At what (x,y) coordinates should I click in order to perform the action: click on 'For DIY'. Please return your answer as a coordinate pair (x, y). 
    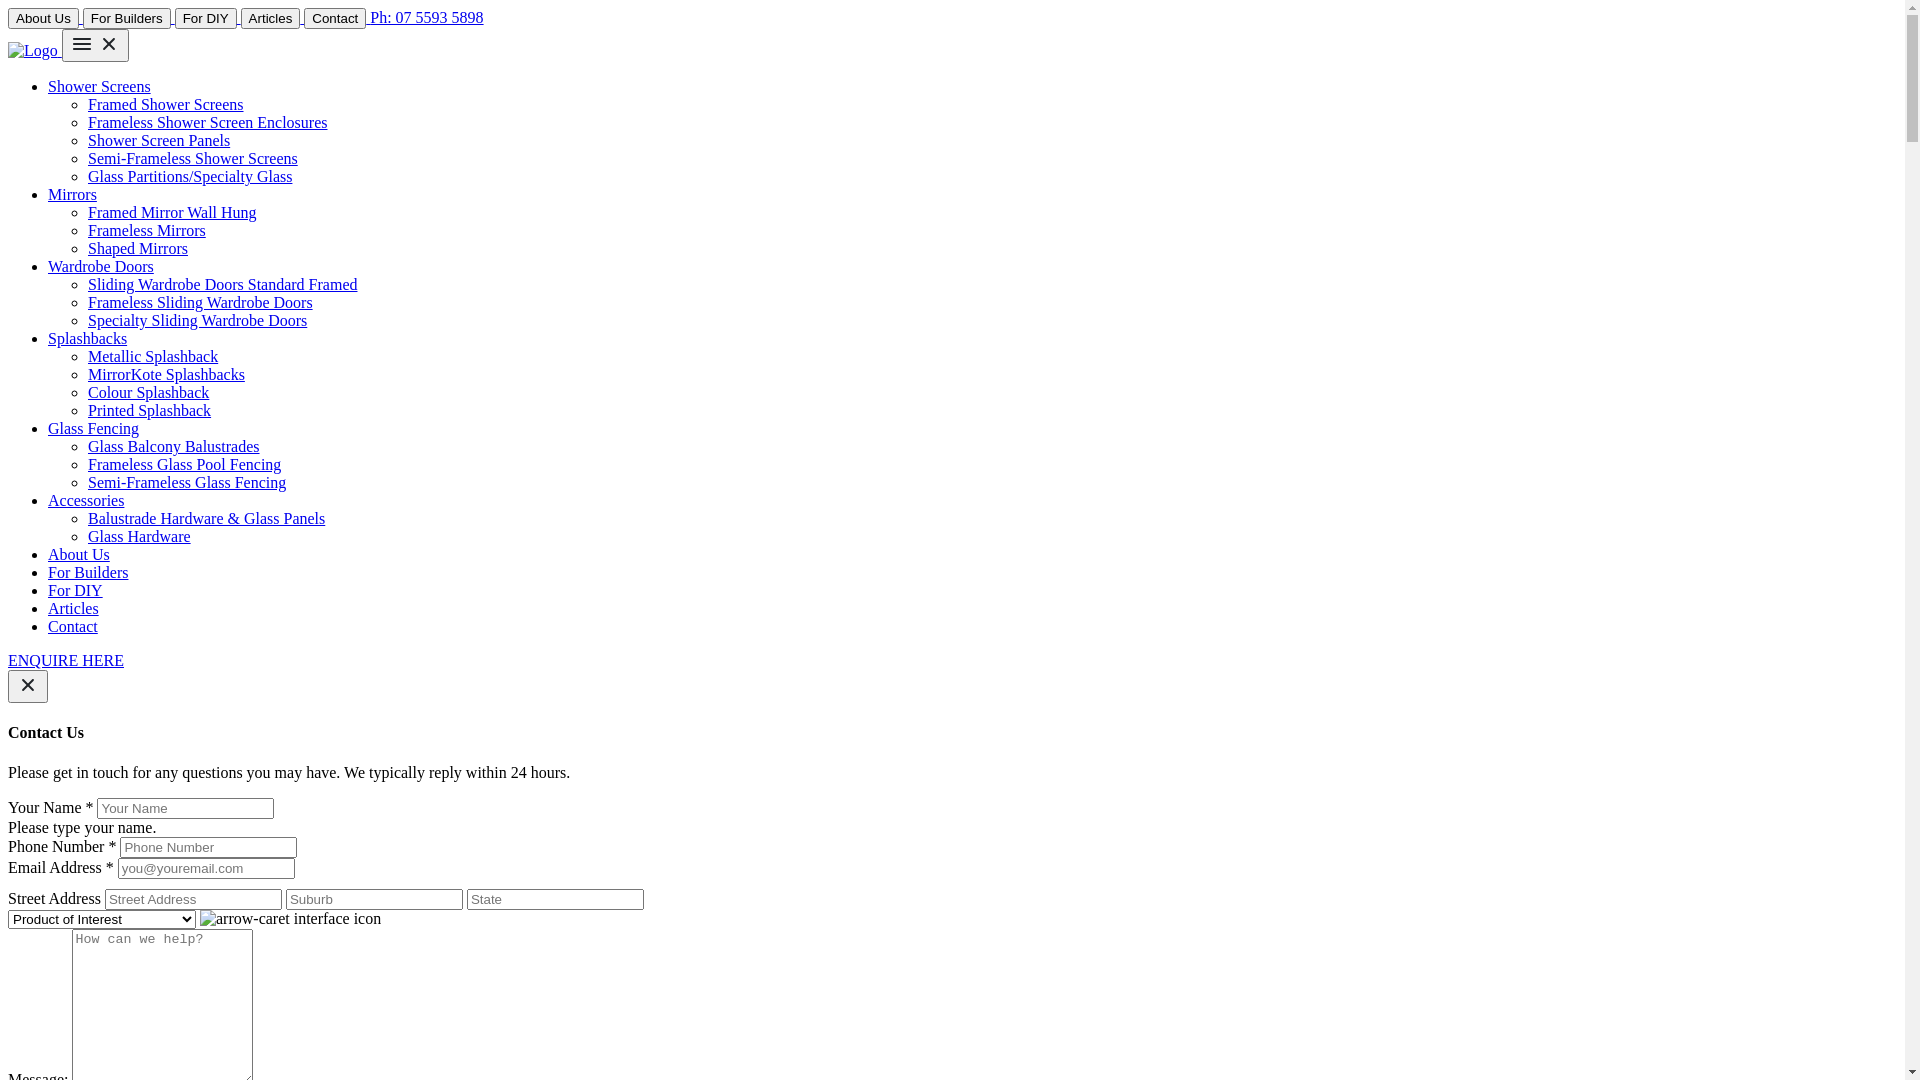
    Looking at the image, I should click on (174, 18).